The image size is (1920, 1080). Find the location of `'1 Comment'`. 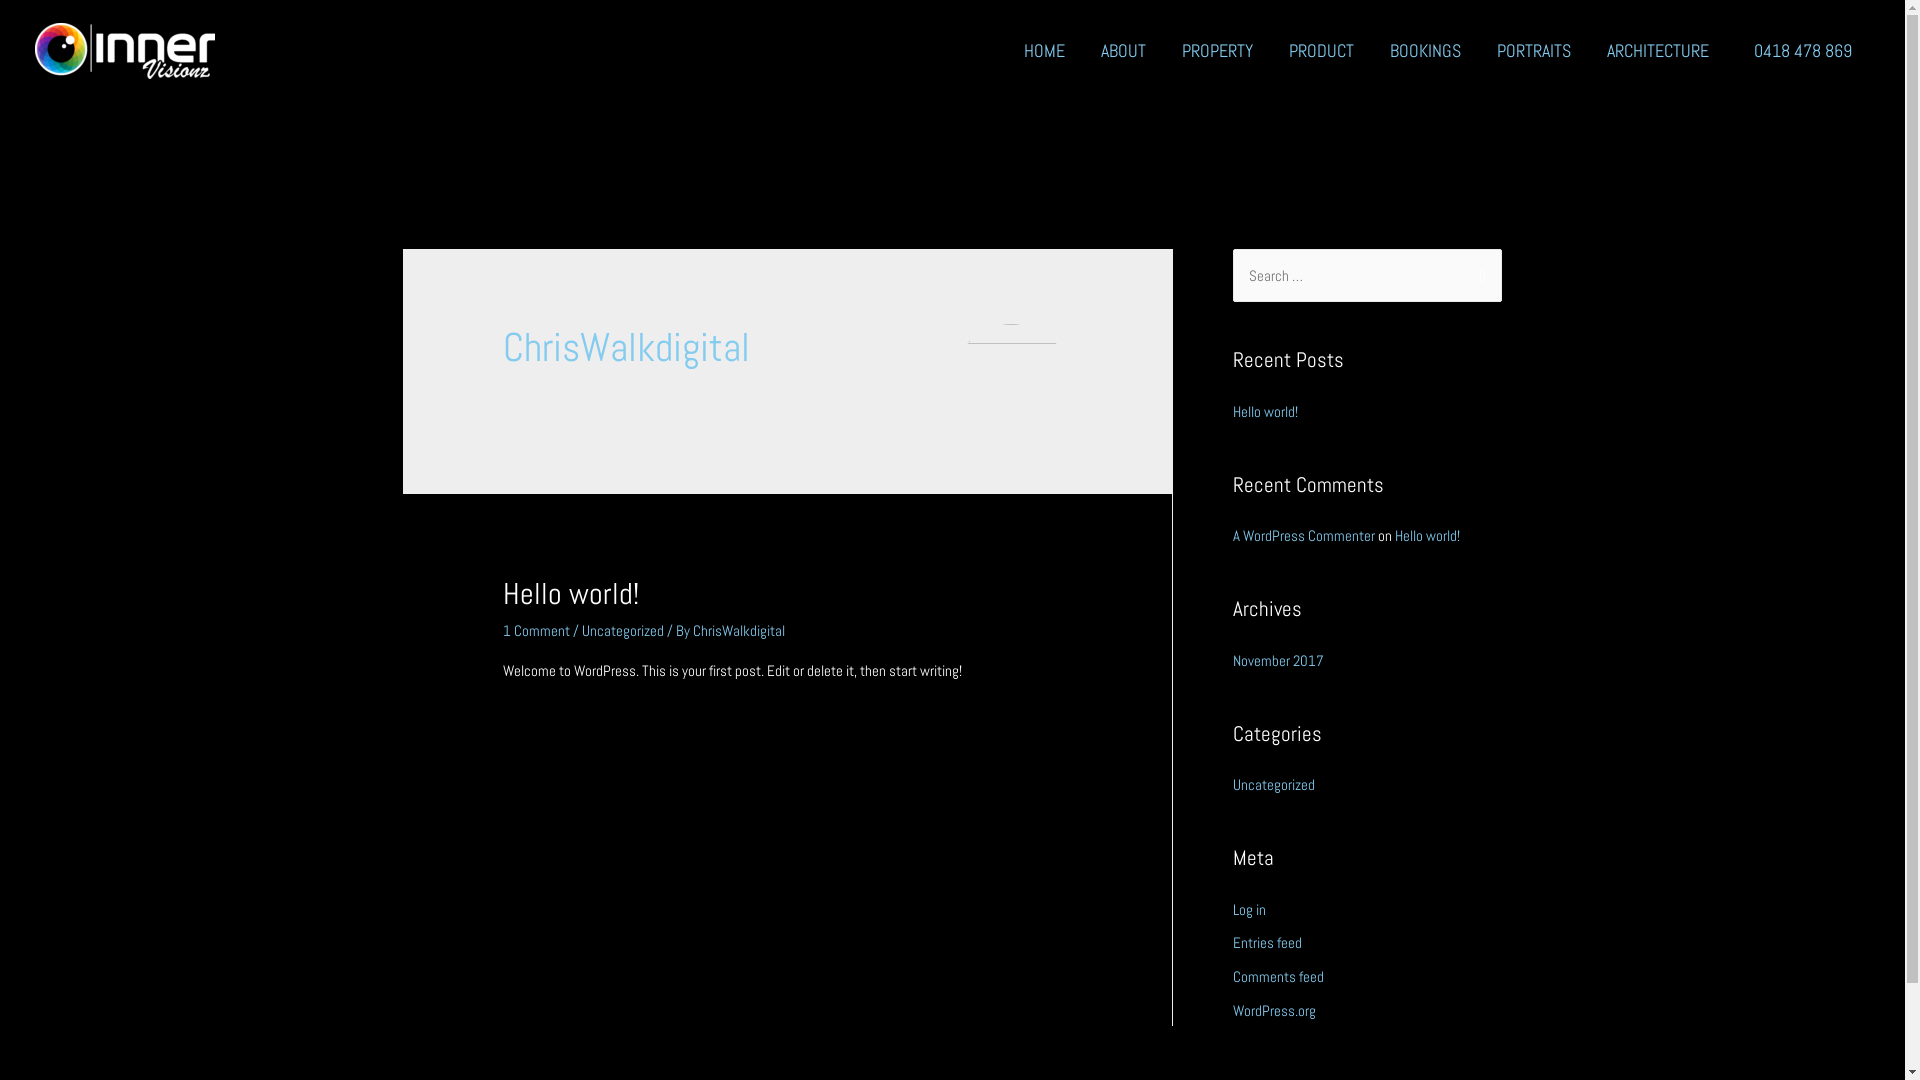

'1 Comment' is located at coordinates (536, 630).